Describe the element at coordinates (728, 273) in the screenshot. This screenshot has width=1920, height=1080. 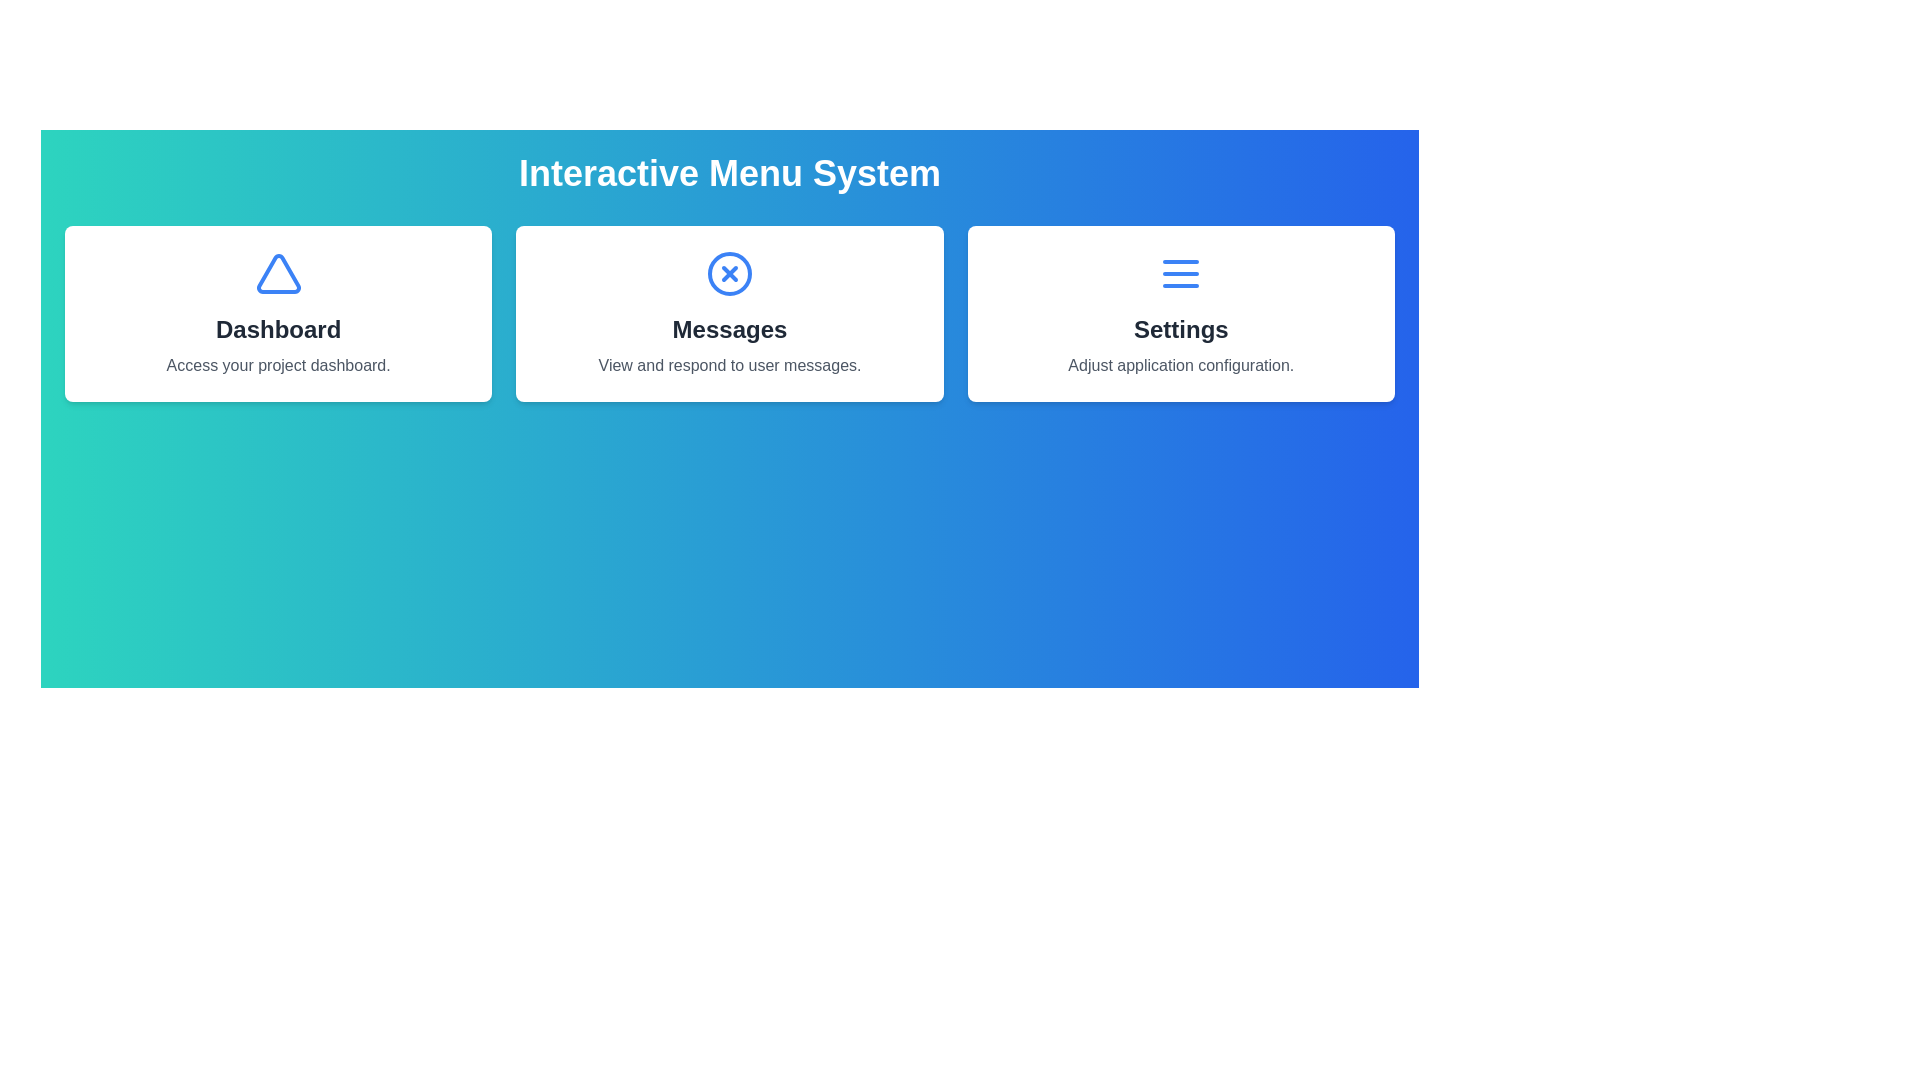
I see `the circular icon related to the 'Messages' functionality located at the top-center of the white card titled 'Messages'` at that location.